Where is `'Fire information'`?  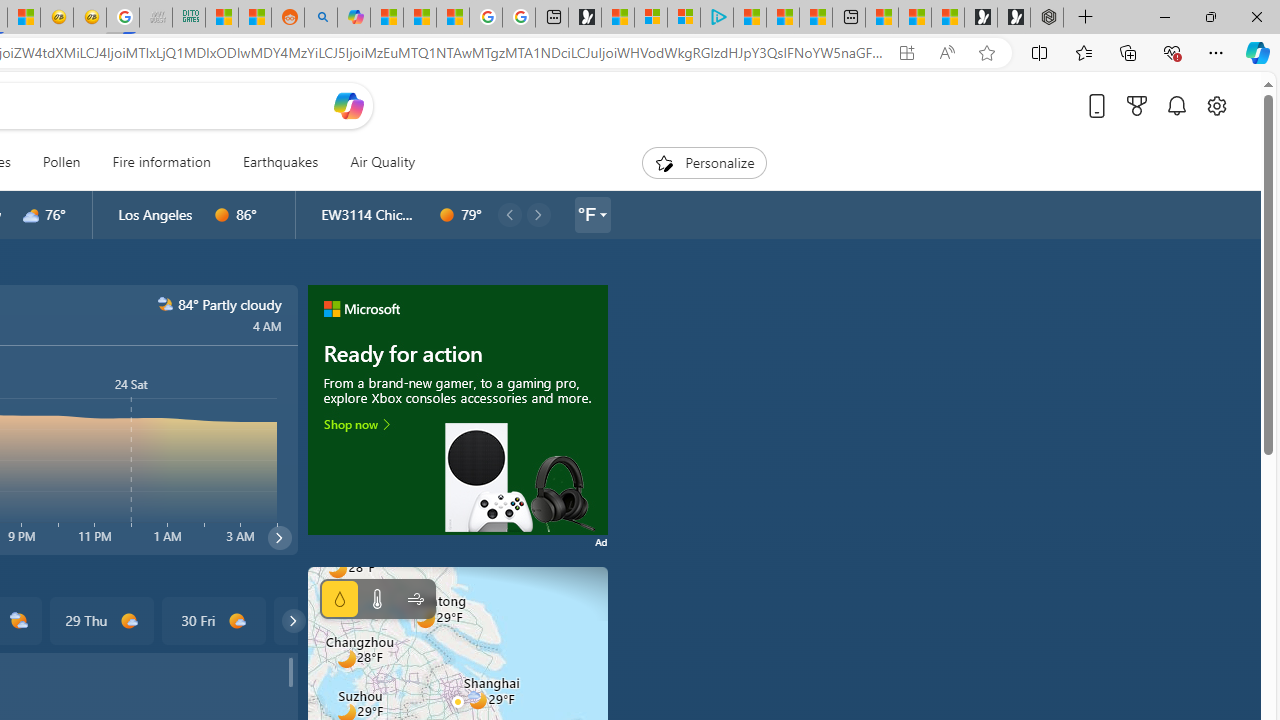 'Fire information' is located at coordinates (161, 162).